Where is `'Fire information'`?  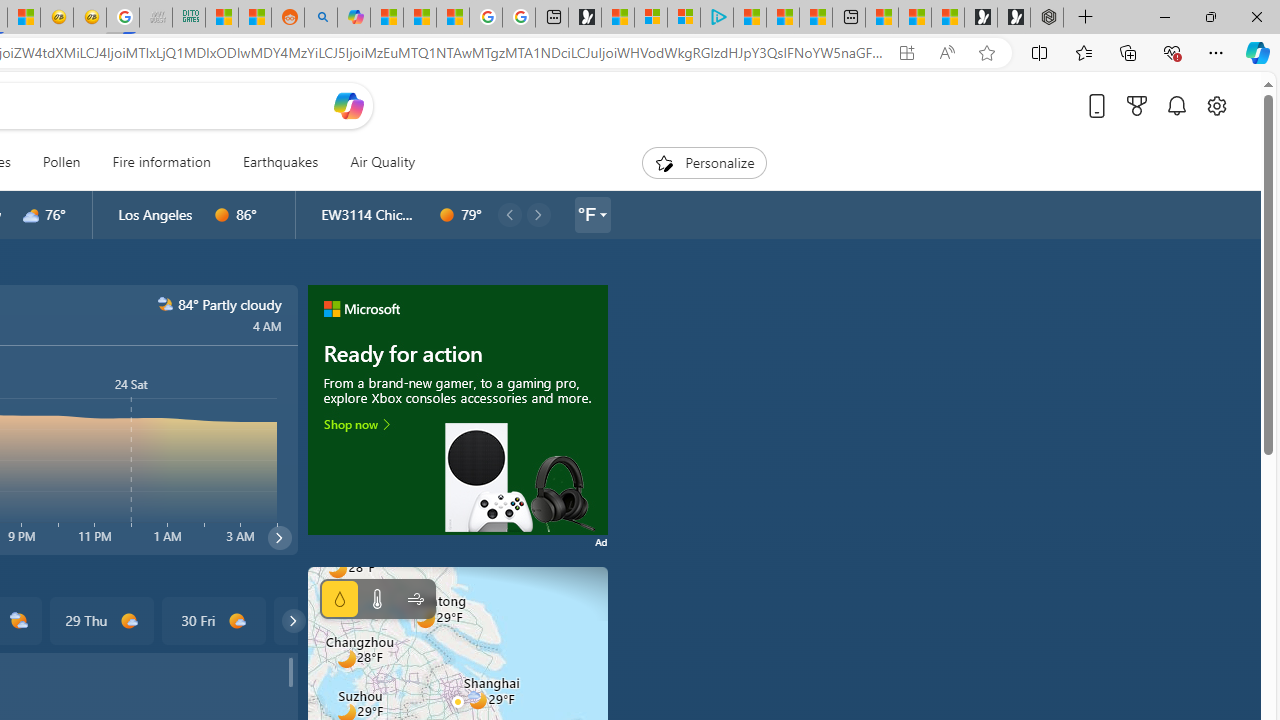 'Fire information' is located at coordinates (161, 162).